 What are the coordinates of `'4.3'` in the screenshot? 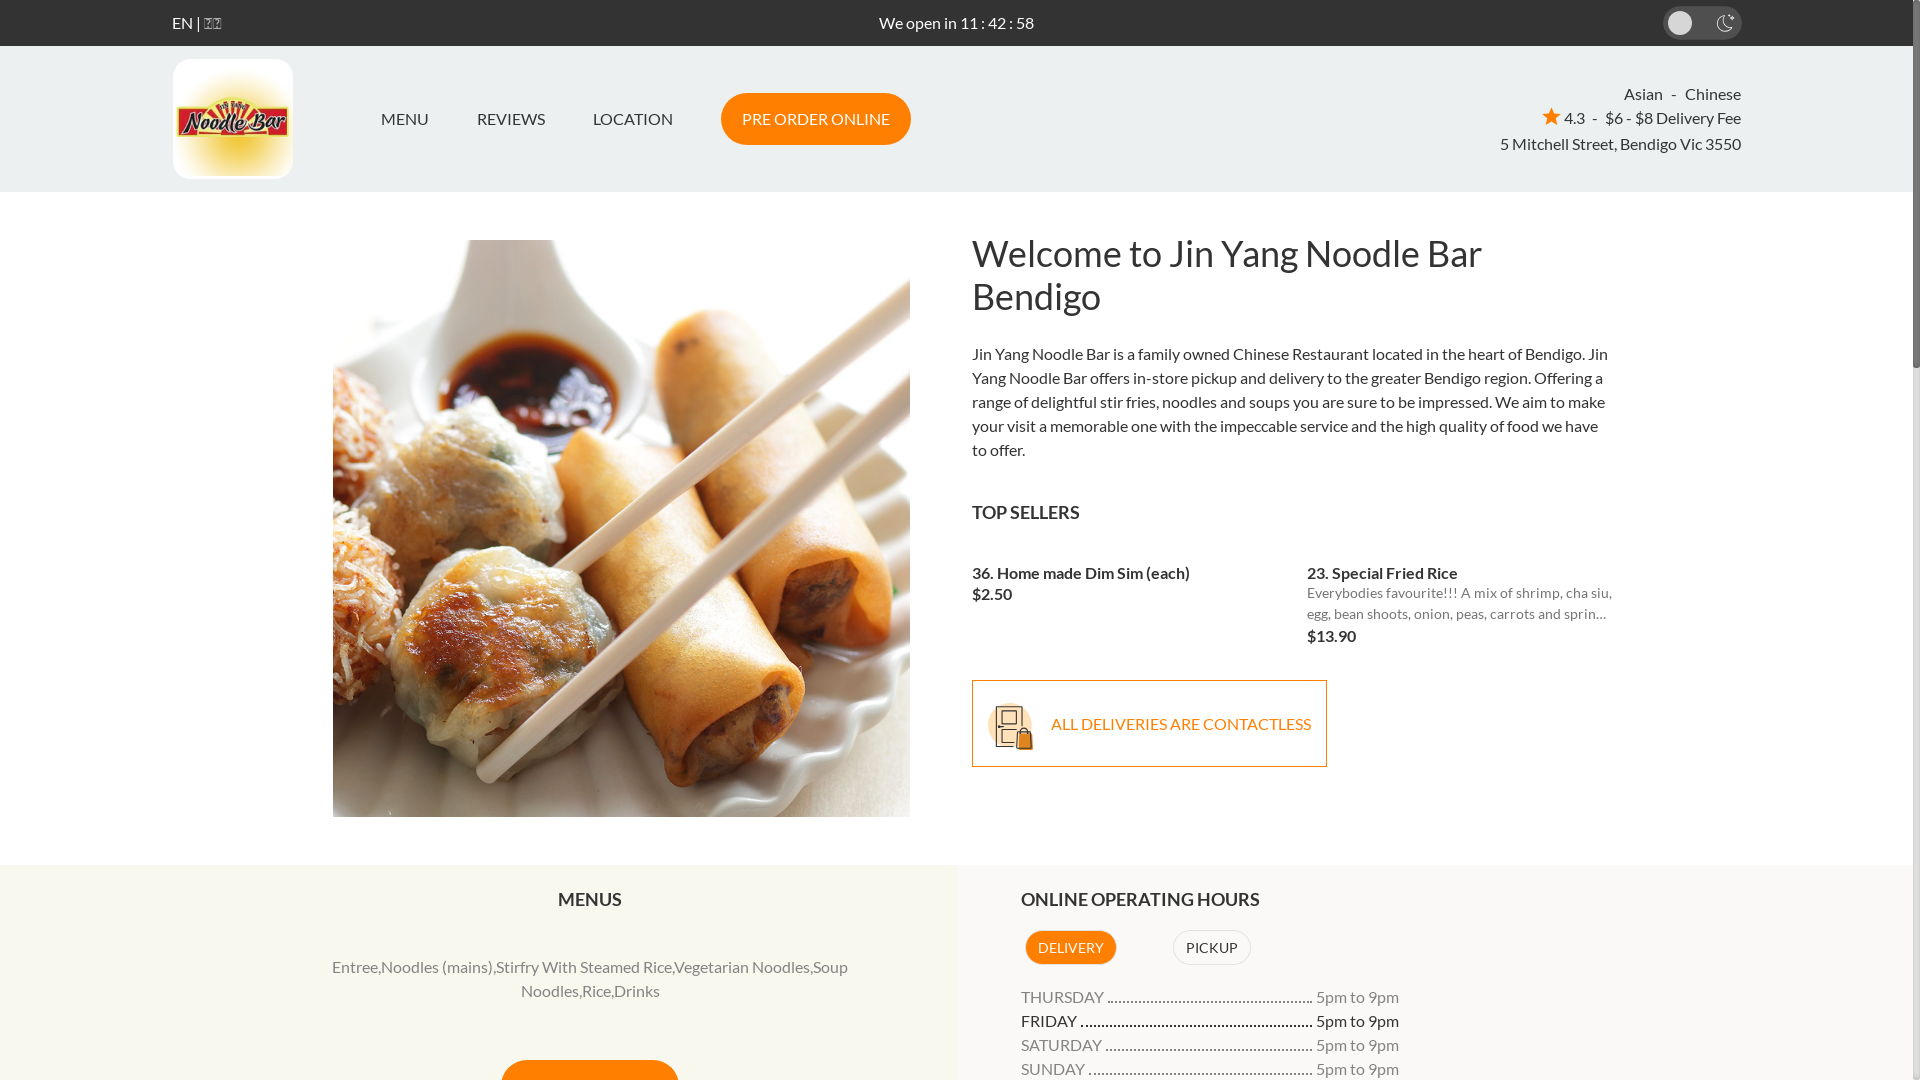 It's located at (1562, 117).